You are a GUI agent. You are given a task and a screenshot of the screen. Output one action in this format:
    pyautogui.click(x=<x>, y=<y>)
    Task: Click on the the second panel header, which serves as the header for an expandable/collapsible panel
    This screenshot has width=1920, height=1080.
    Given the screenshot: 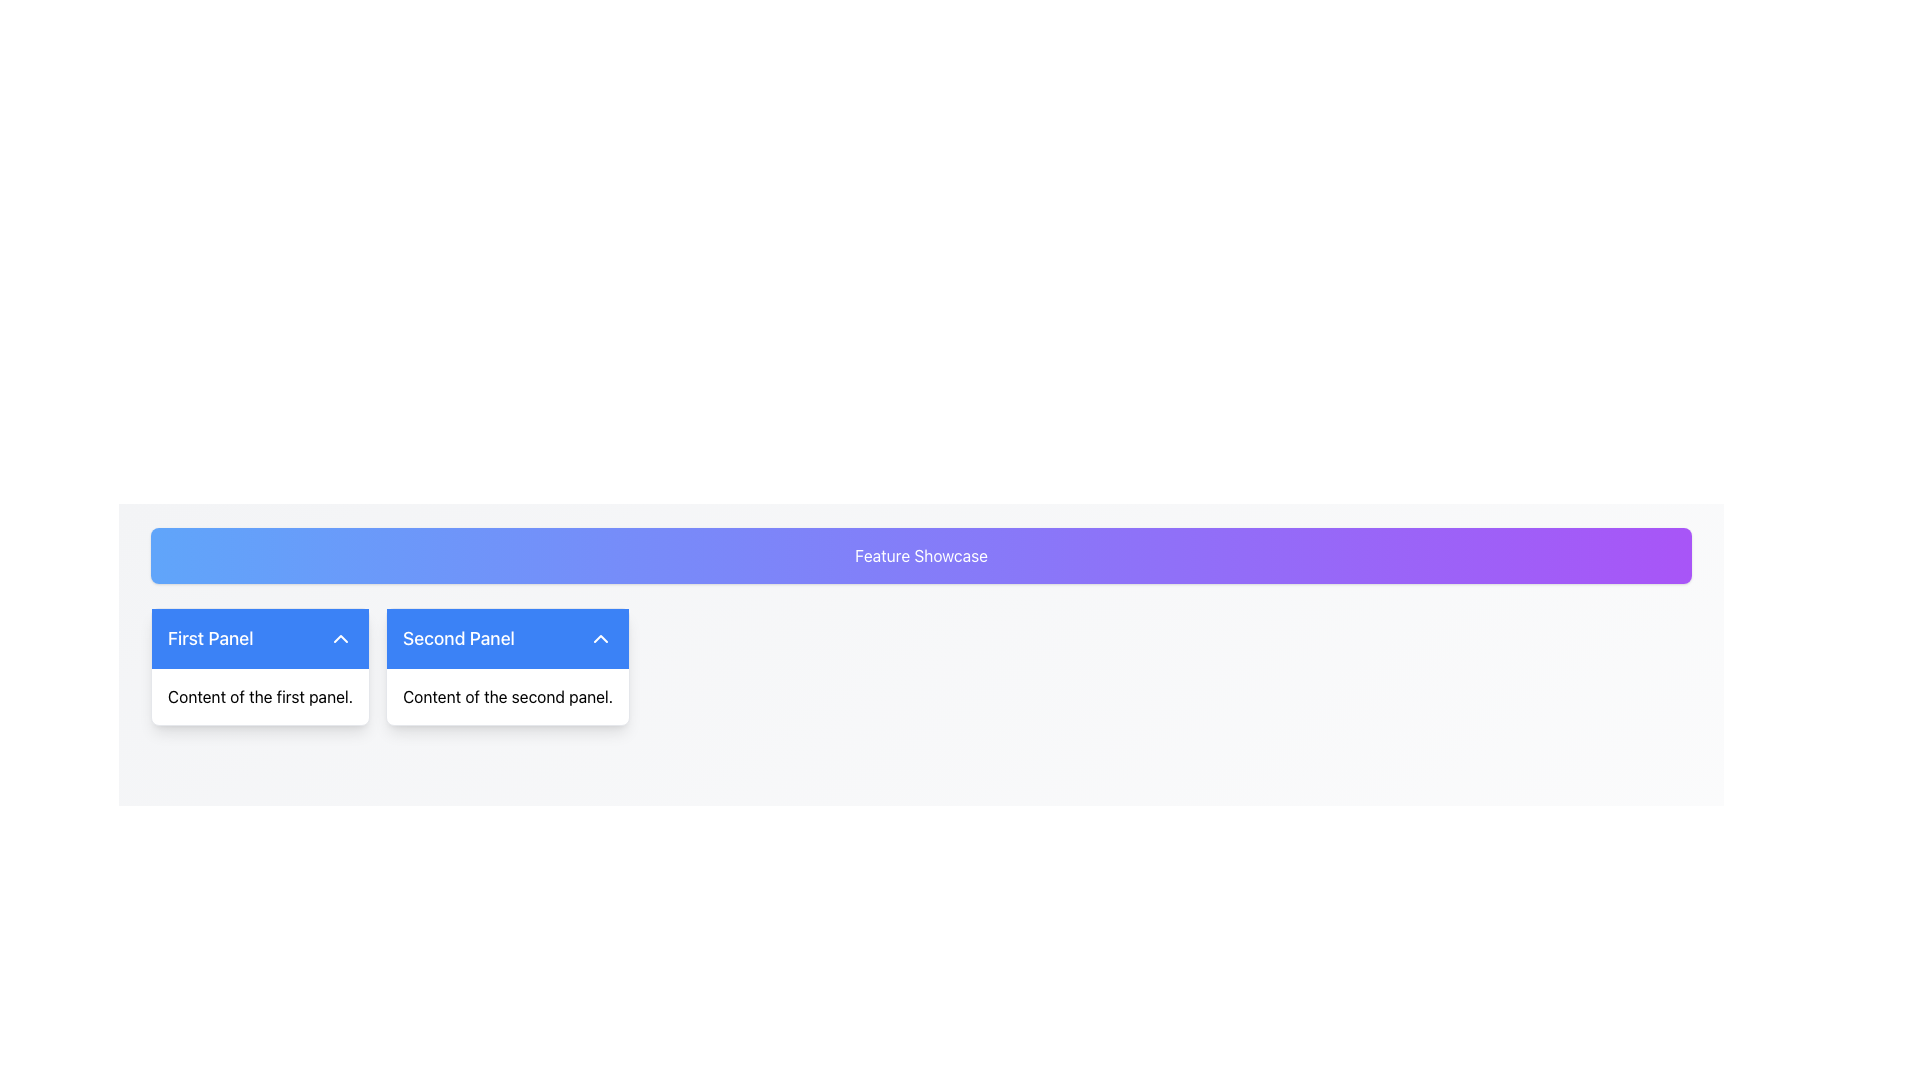 What is the action you would take?
    pyautogui.click(x=508, y=639)
    